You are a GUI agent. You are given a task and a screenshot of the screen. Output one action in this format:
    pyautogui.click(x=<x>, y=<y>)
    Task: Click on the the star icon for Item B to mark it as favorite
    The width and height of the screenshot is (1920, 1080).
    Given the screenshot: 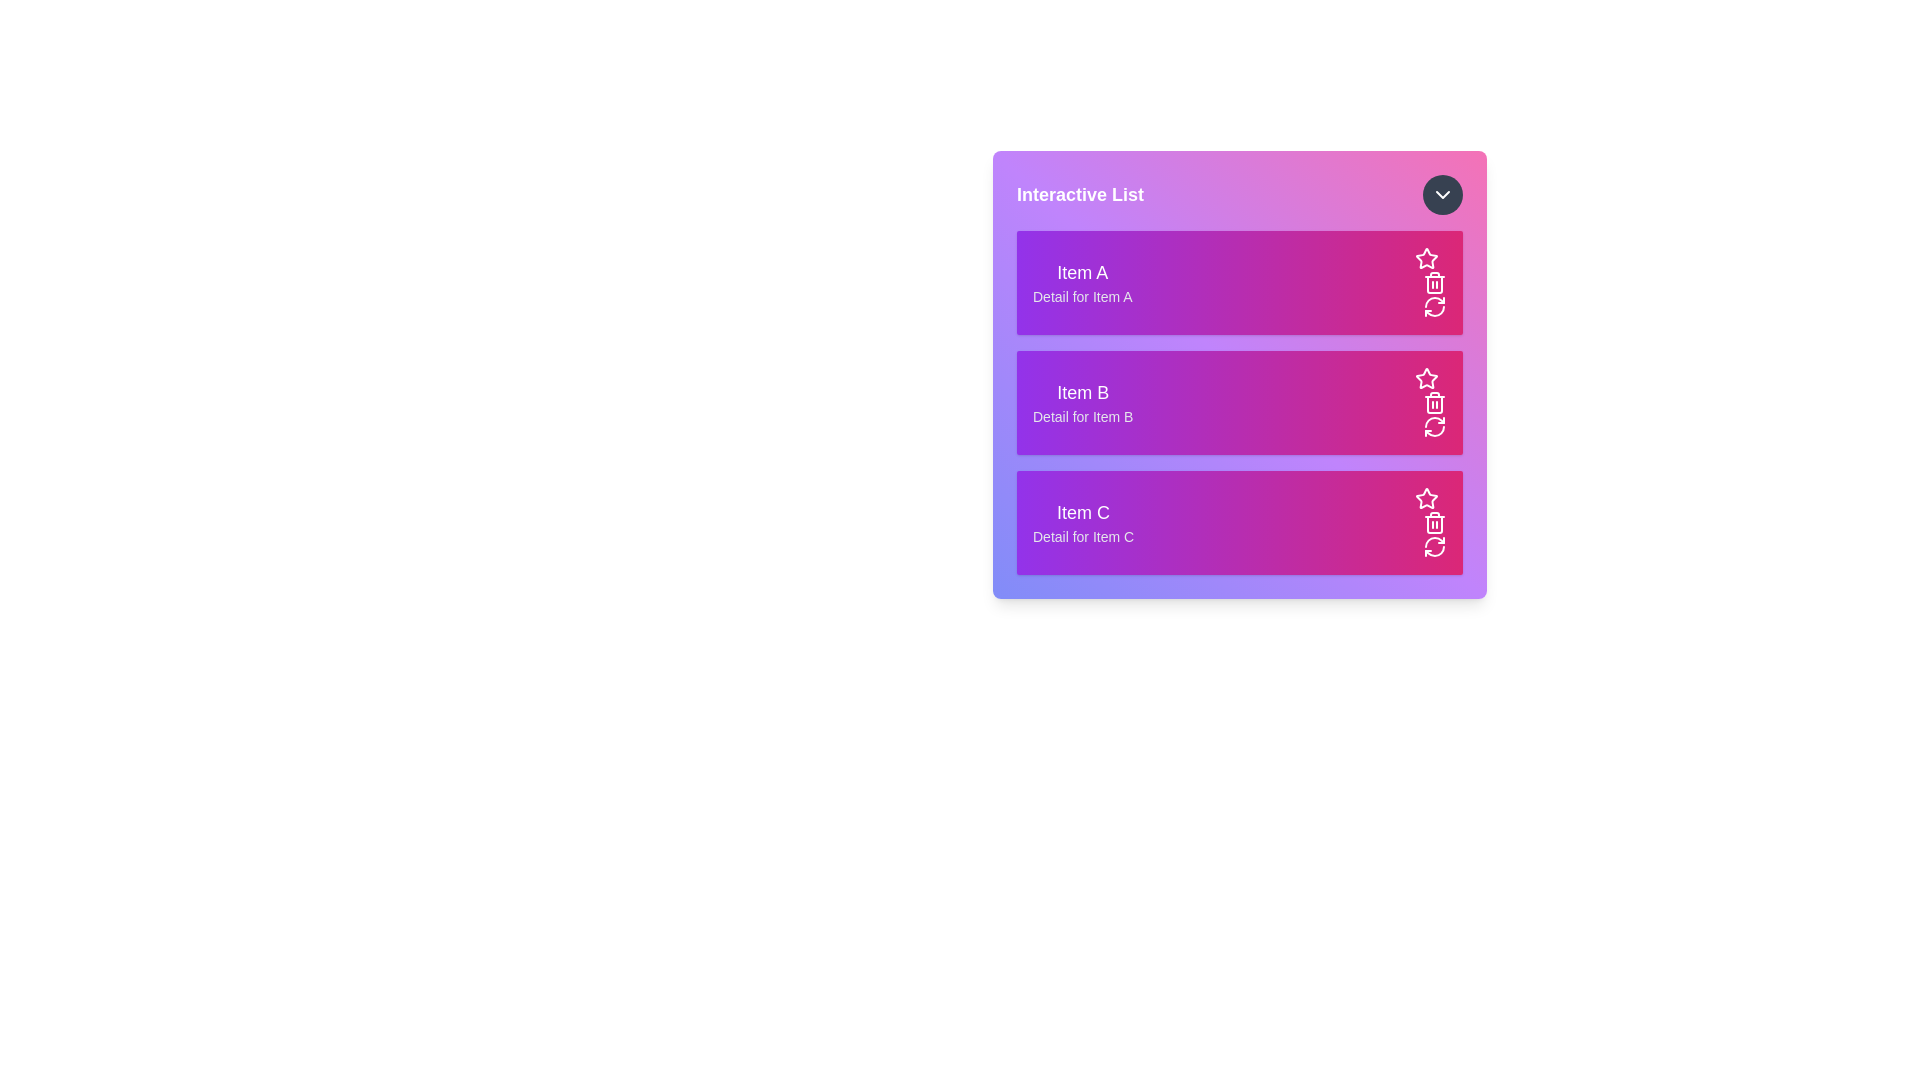 What is the action you would take?
    pyautogui.click(x=1425, y=378)
    